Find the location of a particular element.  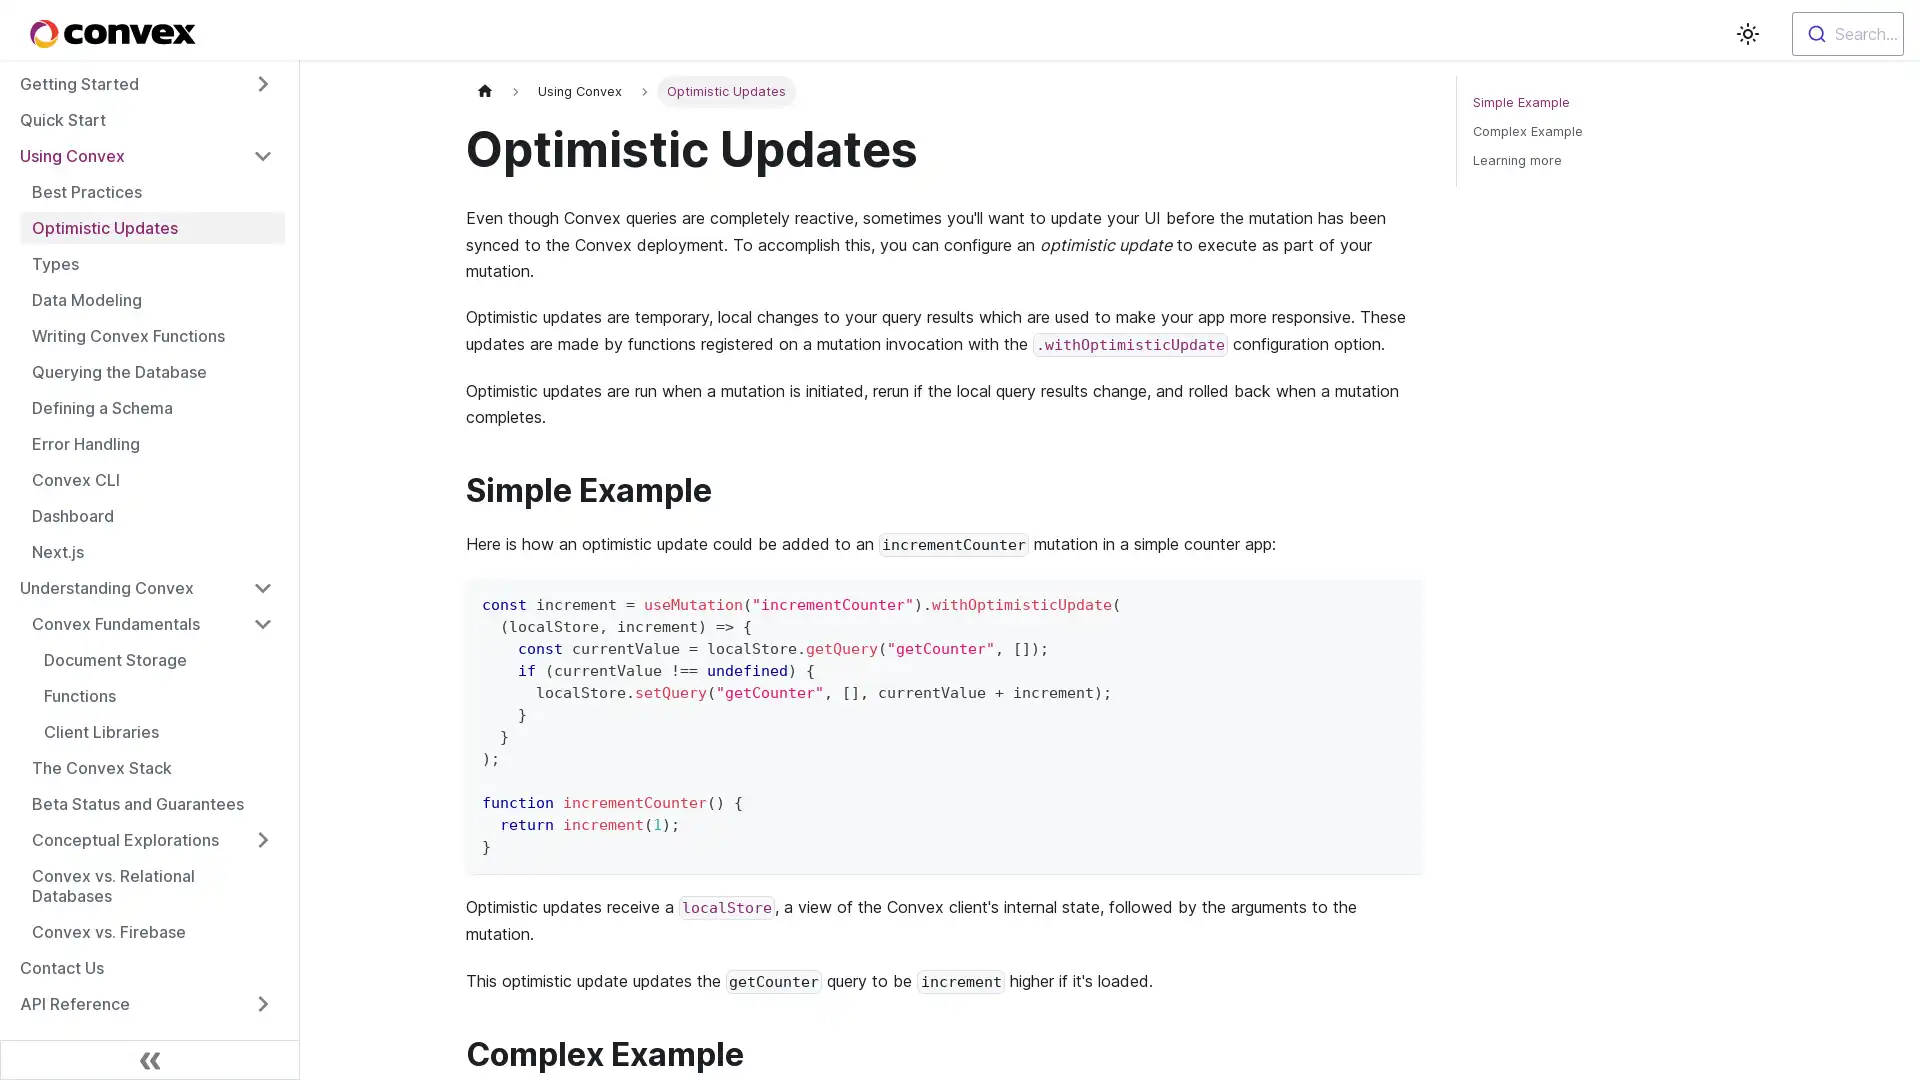

Toggle the collapsible sidebar category 'API Reference' is located at coordinates (262, 1003).